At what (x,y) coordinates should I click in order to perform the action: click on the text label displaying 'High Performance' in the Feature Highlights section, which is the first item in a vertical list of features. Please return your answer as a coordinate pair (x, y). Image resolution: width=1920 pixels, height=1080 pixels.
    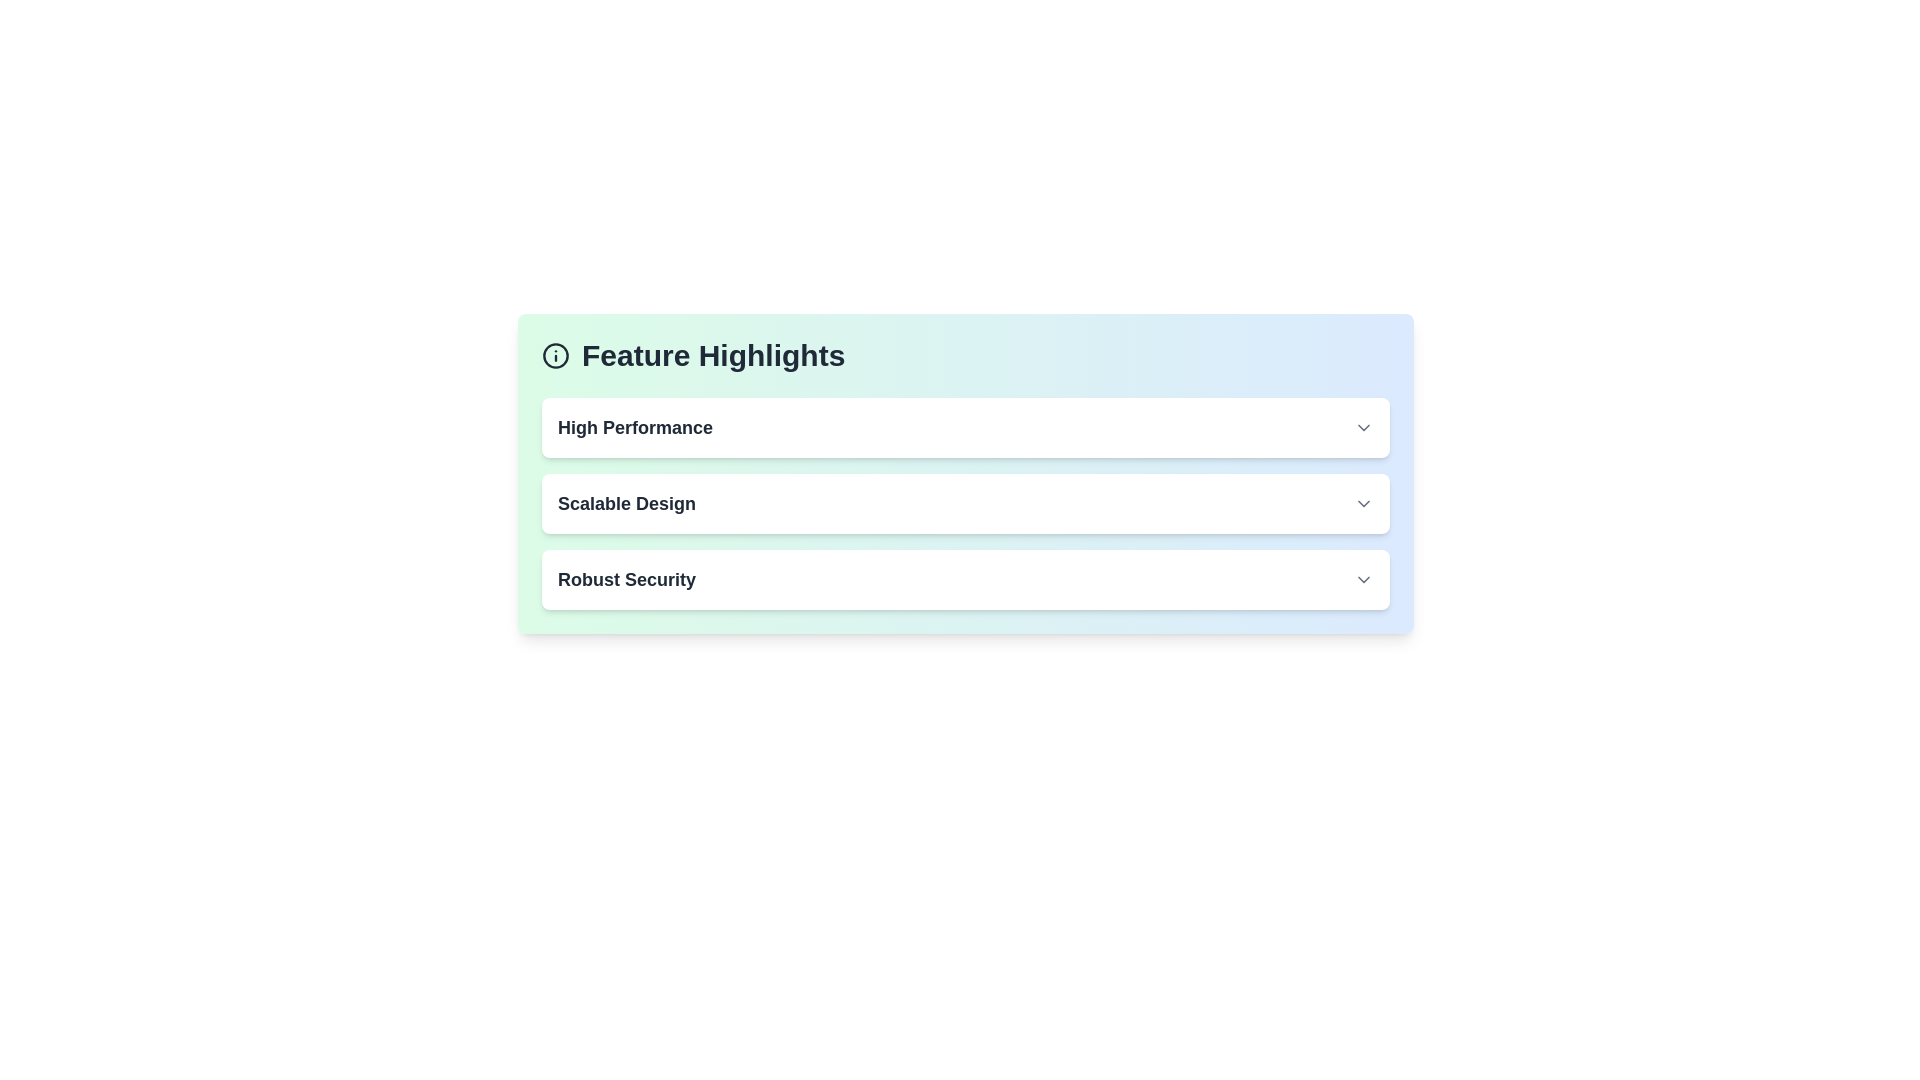
    Looking at the image, I should click on (634, 427).